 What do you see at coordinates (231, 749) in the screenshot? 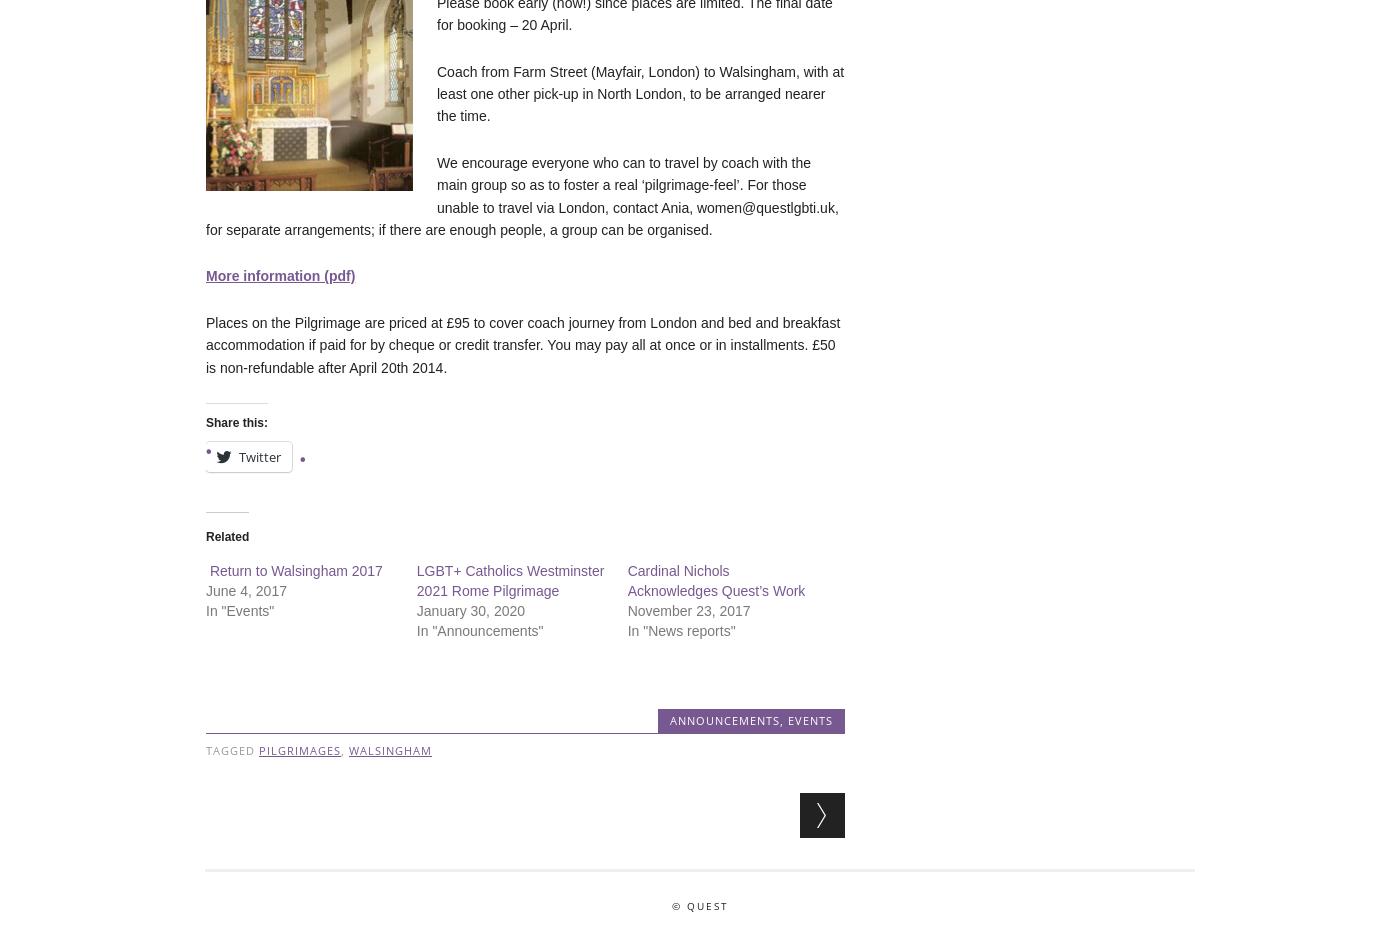
I see `'Tagged'` at bounding box center [231, 749].